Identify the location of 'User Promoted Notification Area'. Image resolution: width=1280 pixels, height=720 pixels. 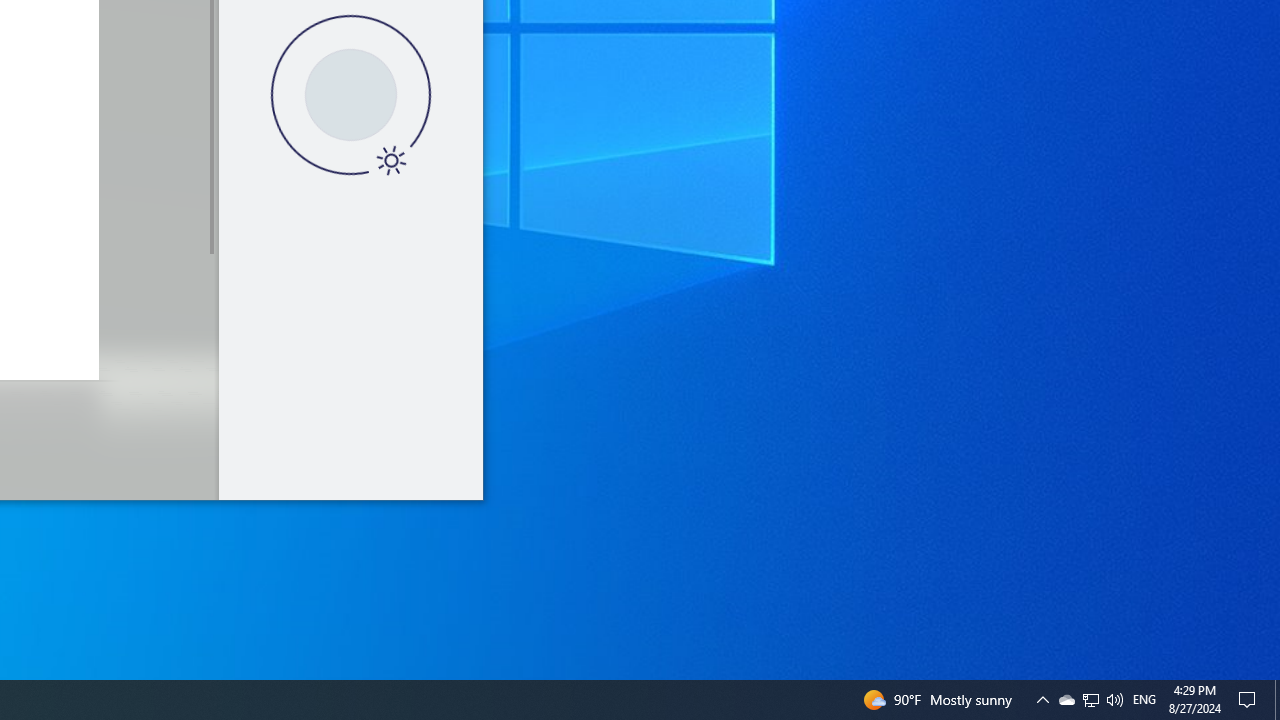
(1041, 698).